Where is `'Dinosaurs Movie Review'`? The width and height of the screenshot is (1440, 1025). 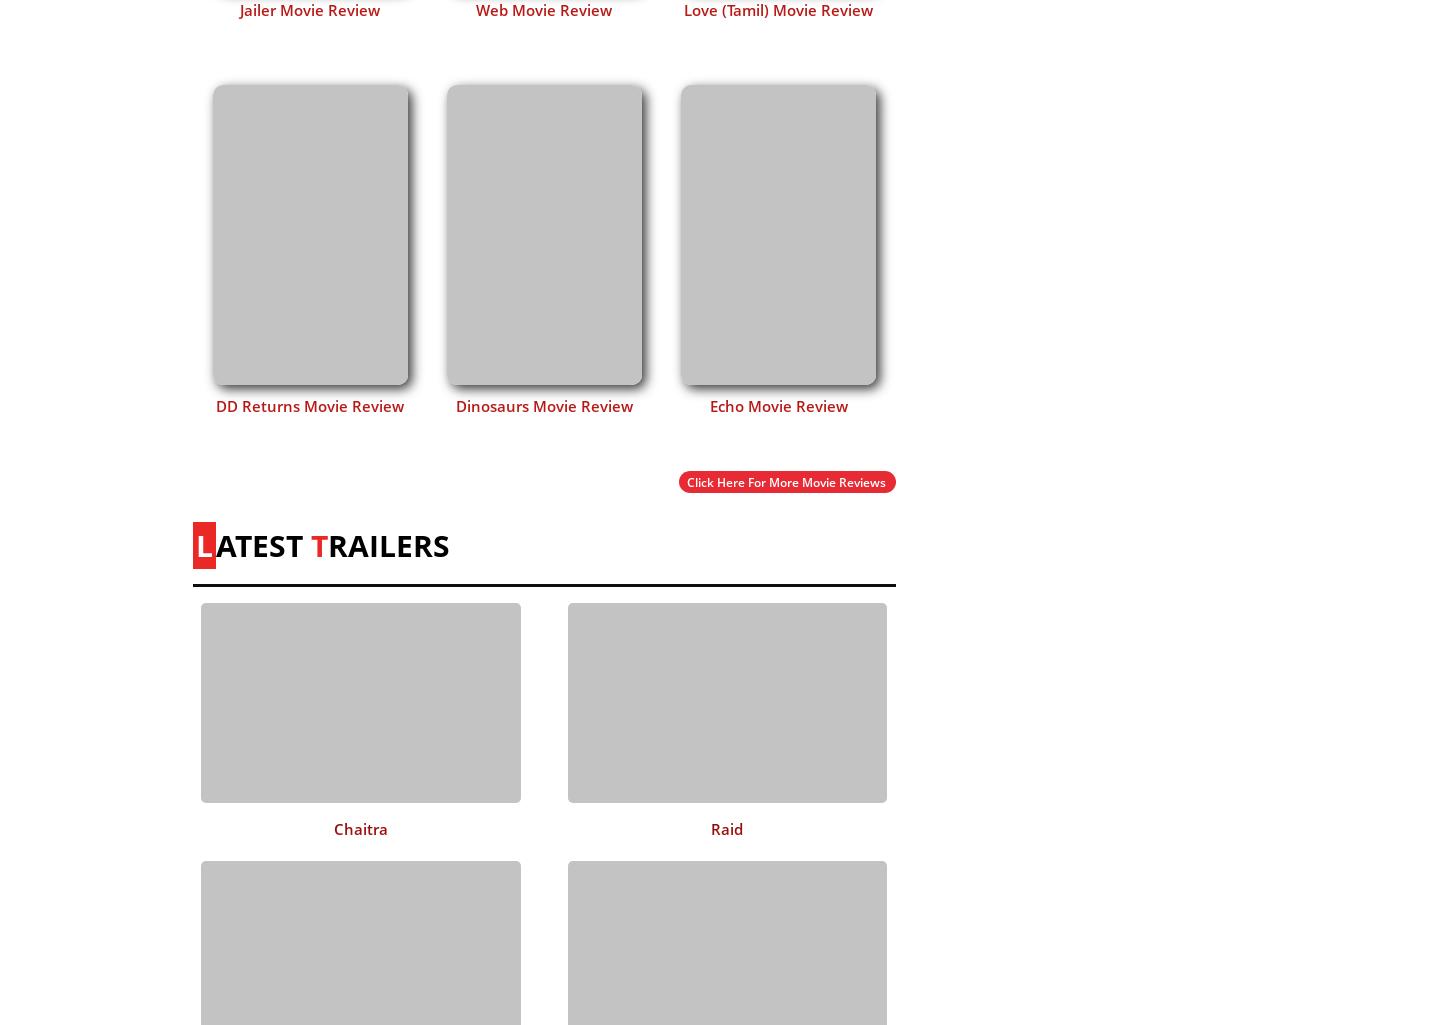
'Dinosaurs Movie Review' is located at coordinates (455, 404).